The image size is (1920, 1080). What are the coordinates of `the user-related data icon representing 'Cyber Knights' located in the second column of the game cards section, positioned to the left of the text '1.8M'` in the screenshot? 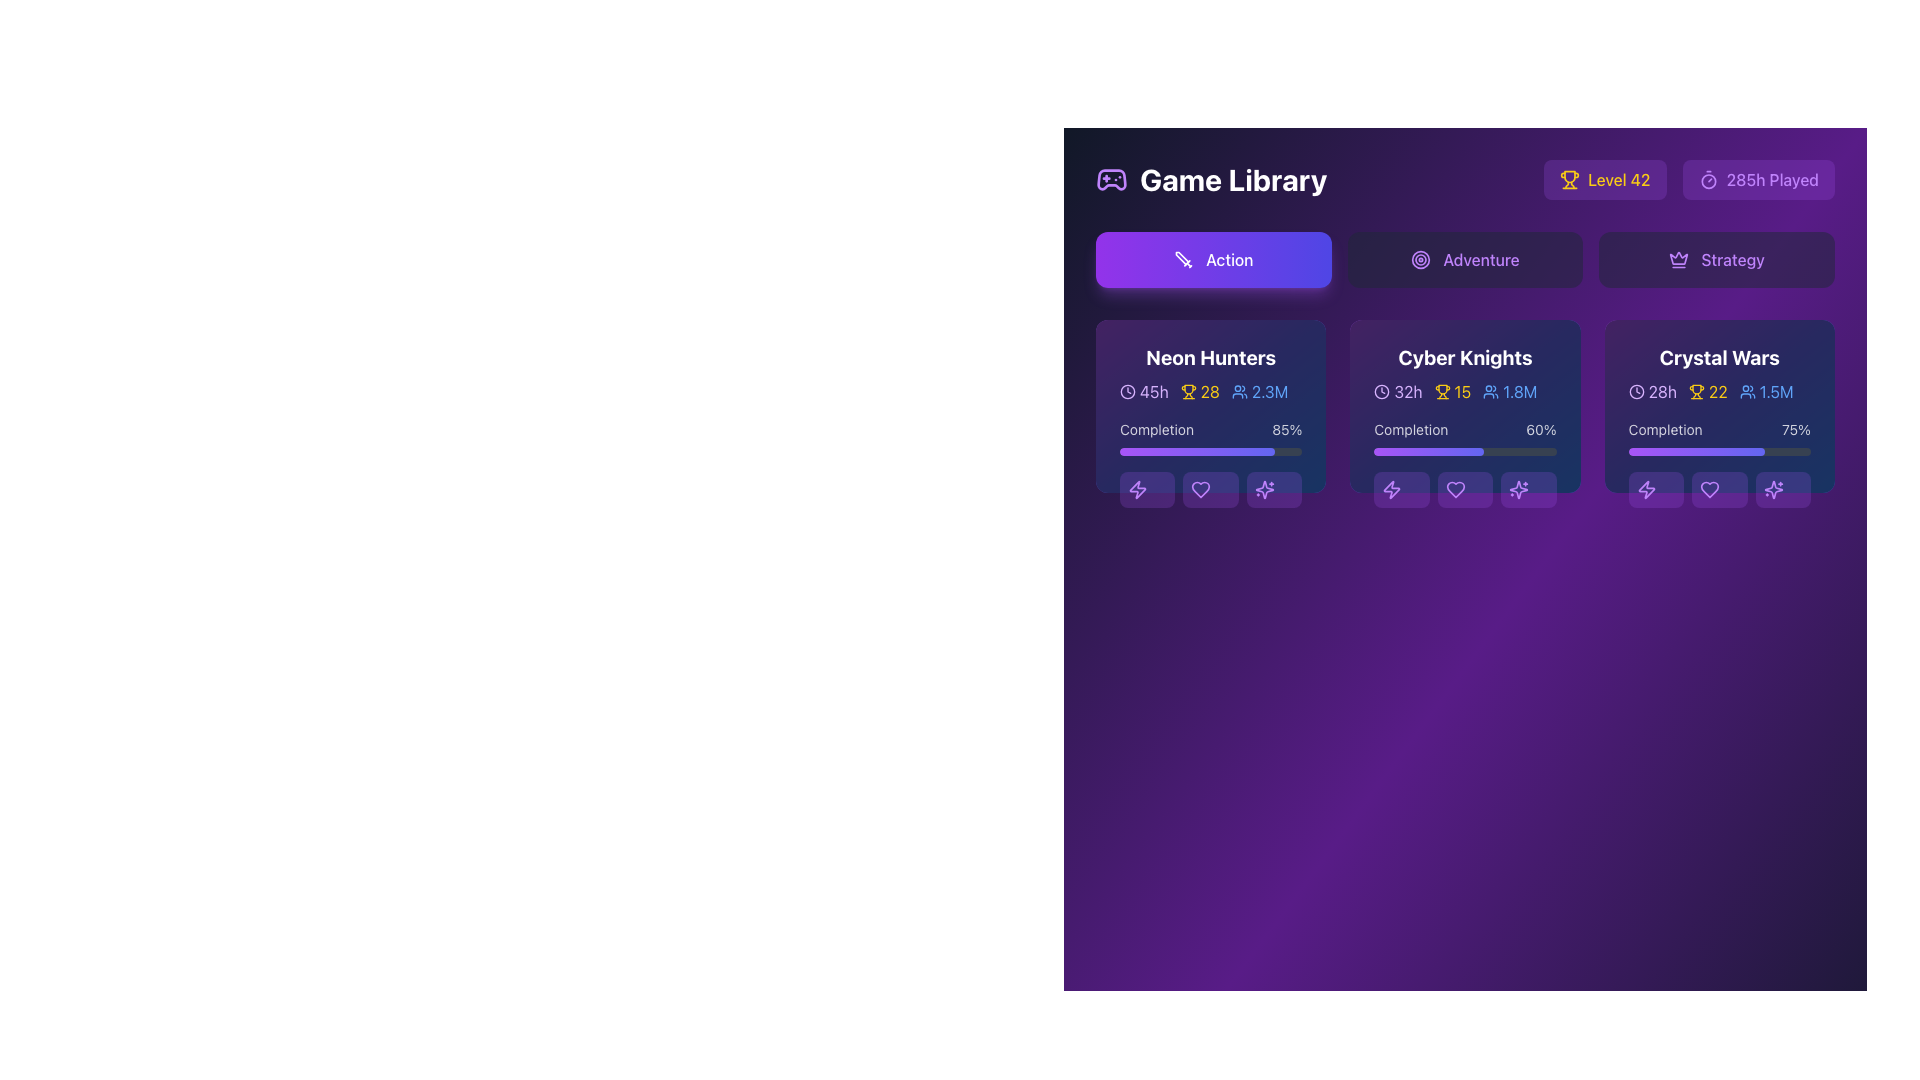 It's located at (1491, 392).